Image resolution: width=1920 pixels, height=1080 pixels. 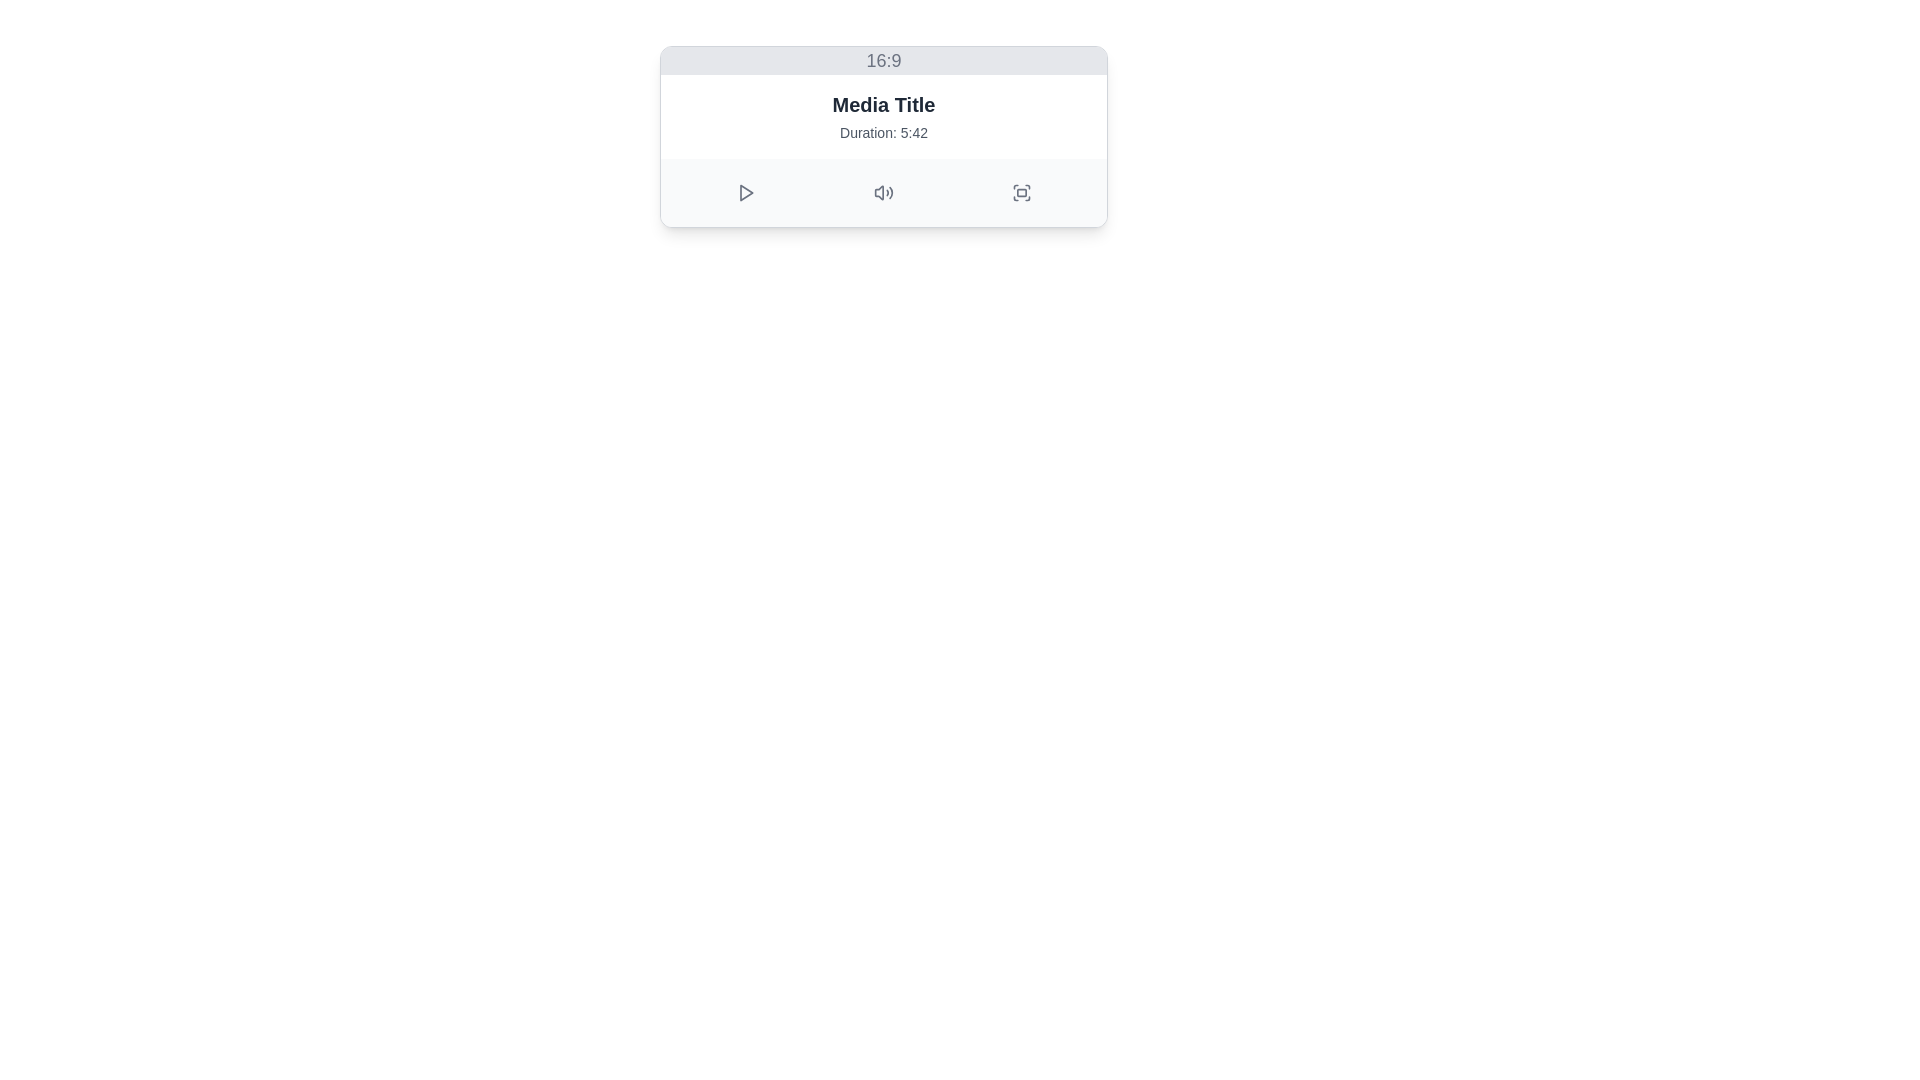 I want to click on the volume control icon located centrally below the text 'Media Title', so click(x=882, y=192).